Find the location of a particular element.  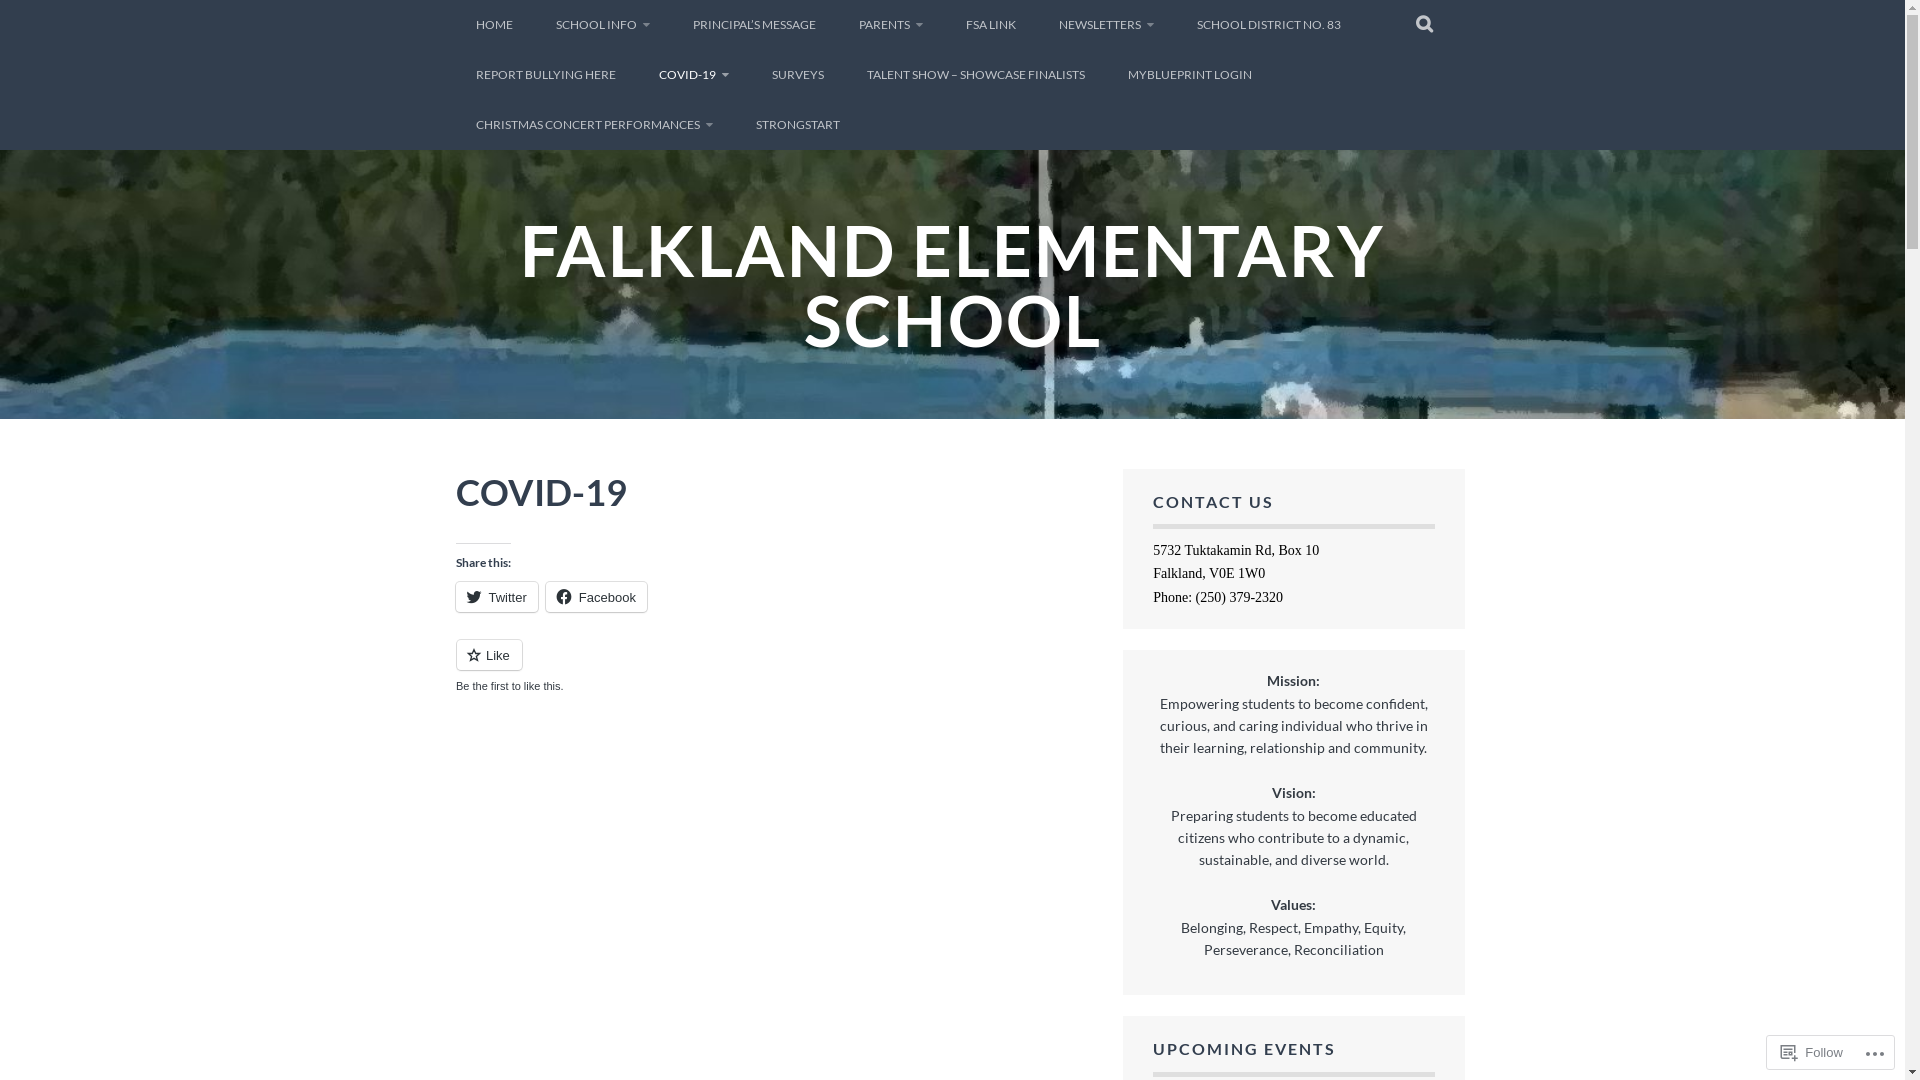

'NEWSLETTERS' is located at coordinates (1104, 24).